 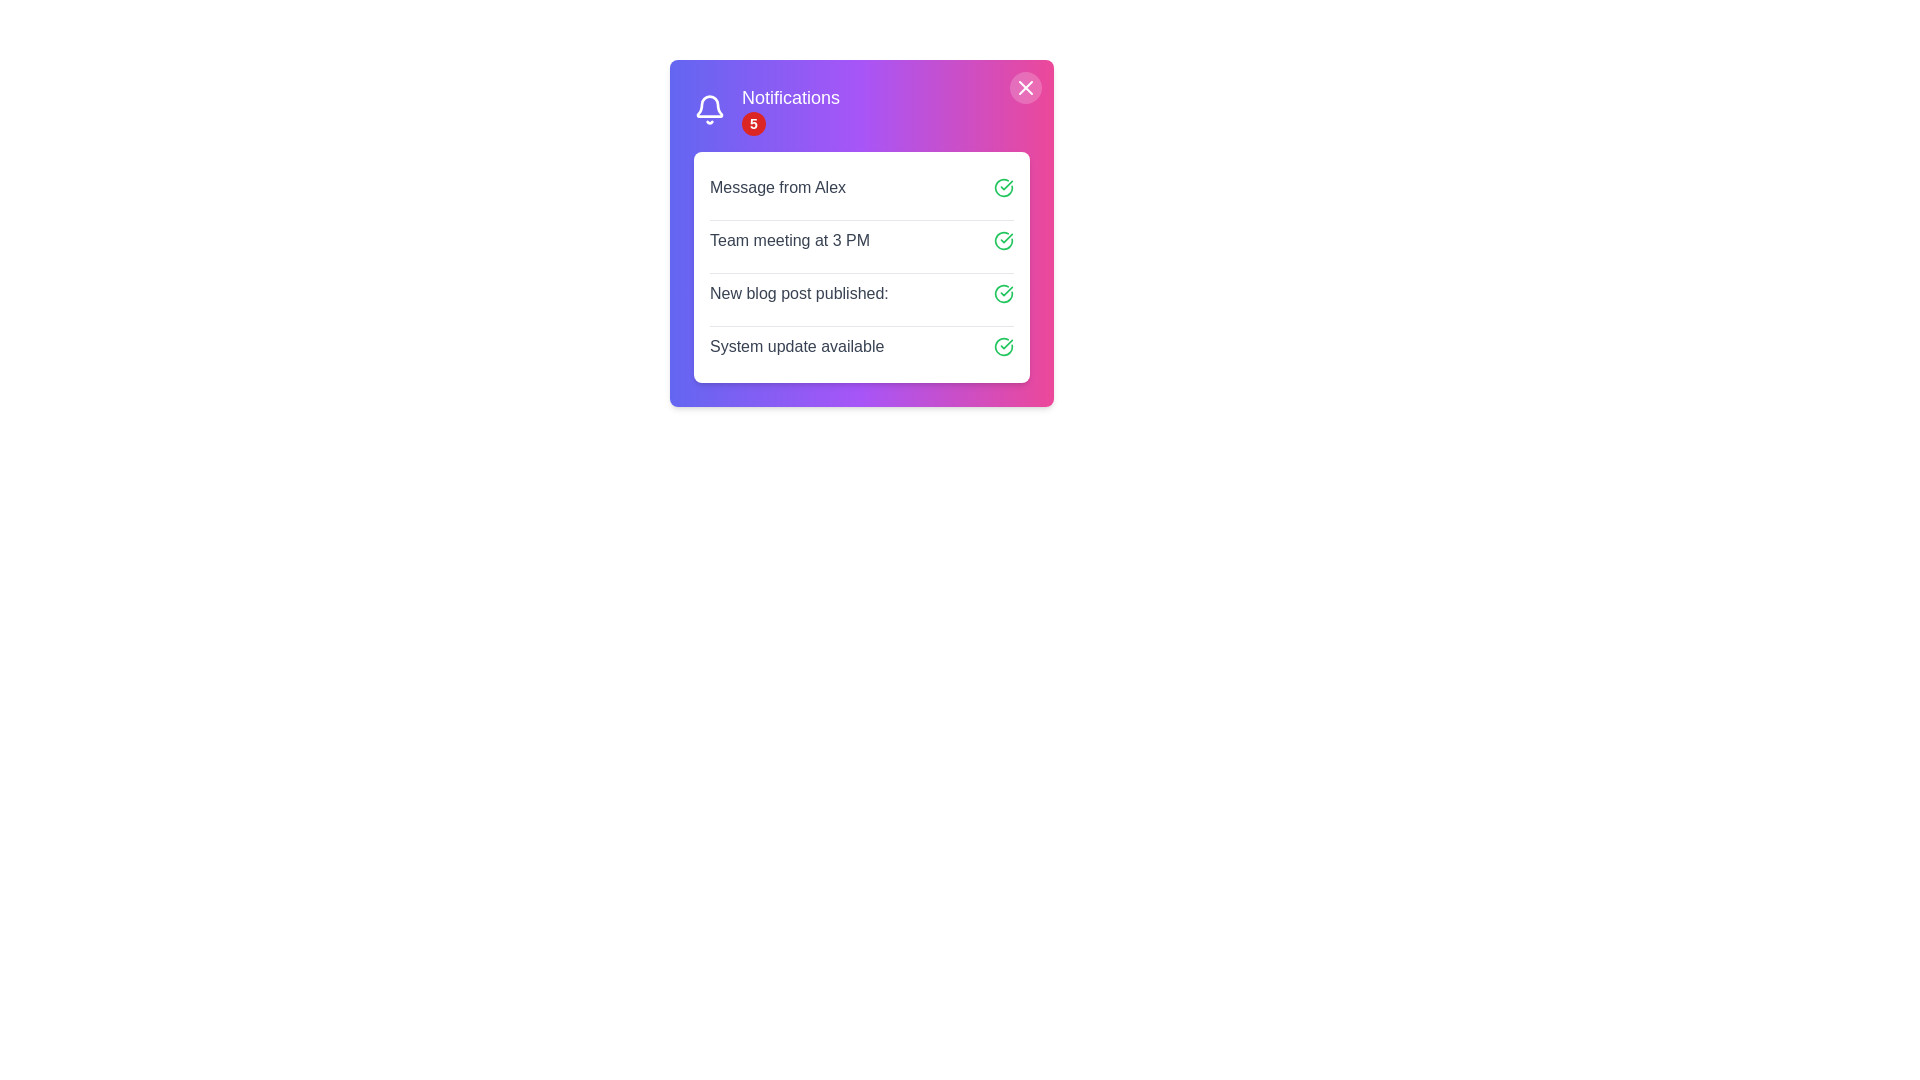 I want to click on the close button located at the upper-right corner of the notification card, so click(x=1026, y=87).